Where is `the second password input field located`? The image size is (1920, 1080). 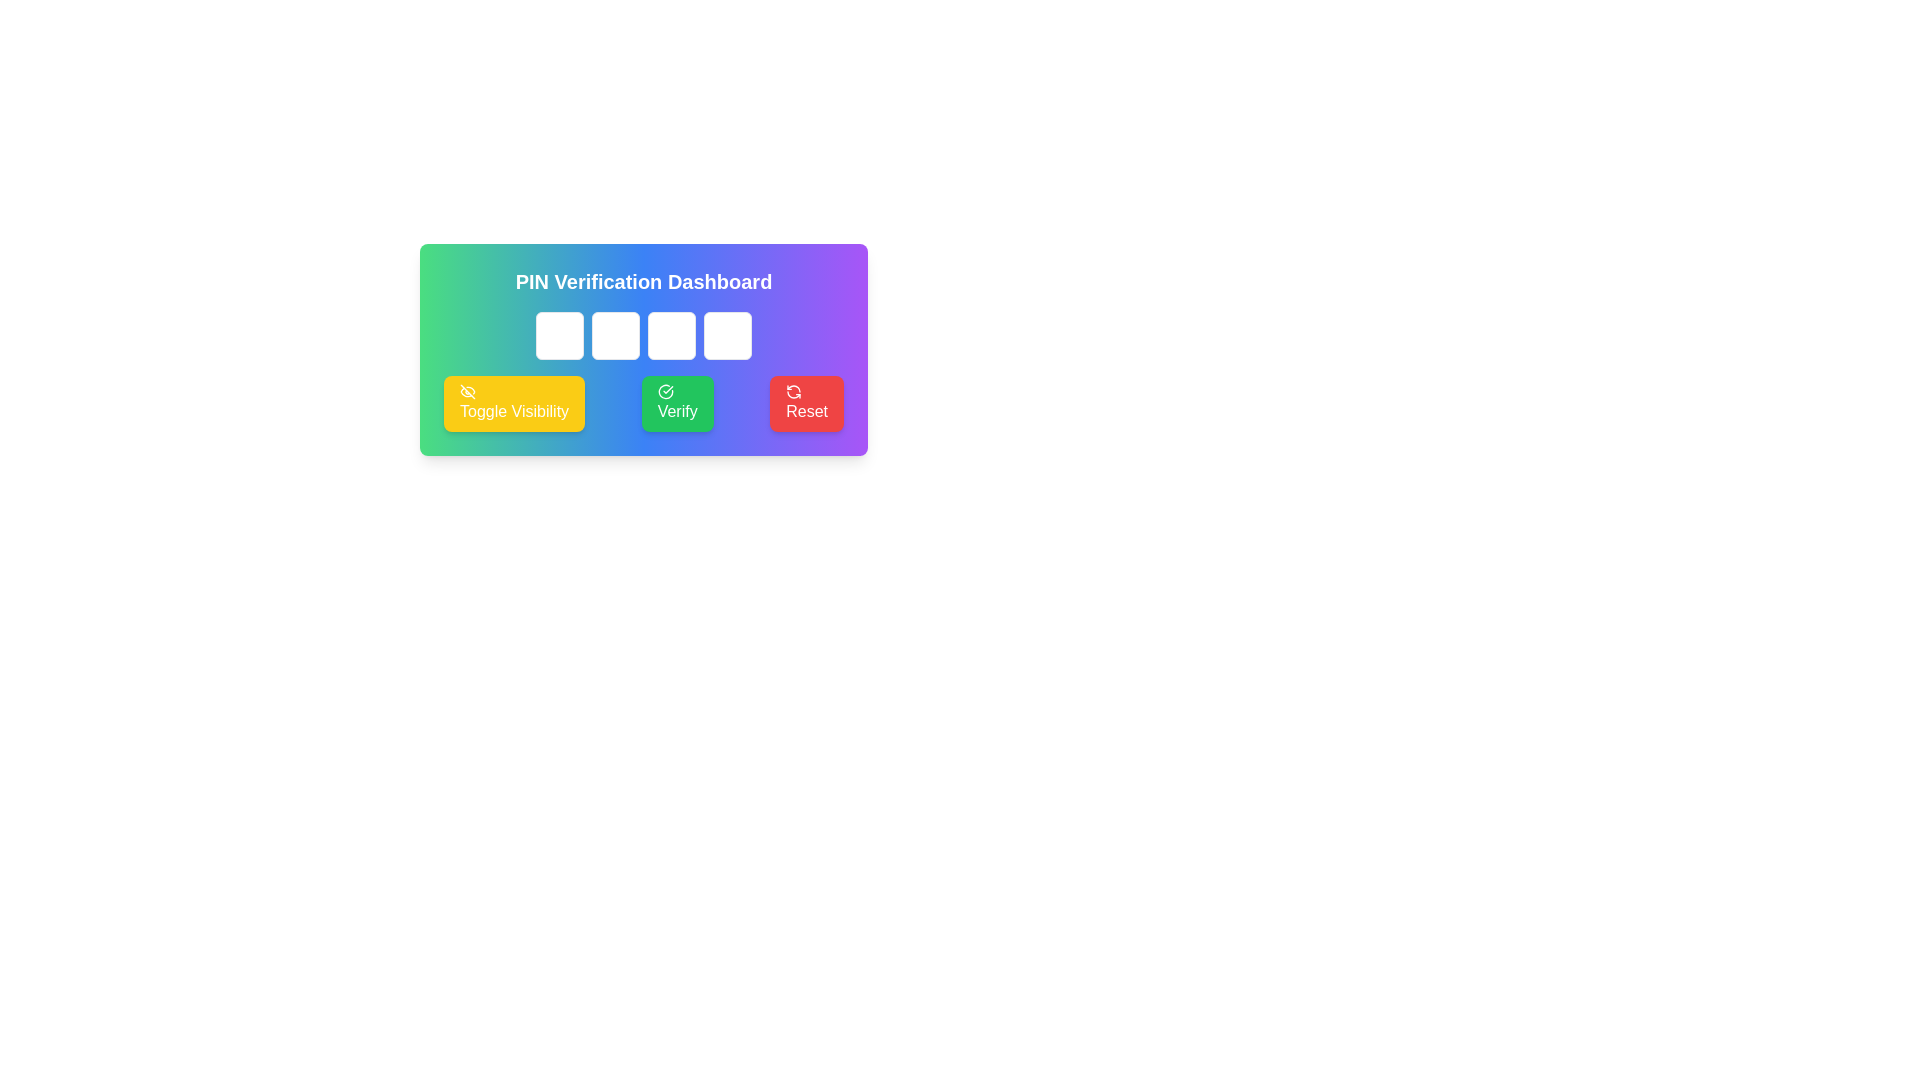 the second password input field located is located at coordinates (614, 334).